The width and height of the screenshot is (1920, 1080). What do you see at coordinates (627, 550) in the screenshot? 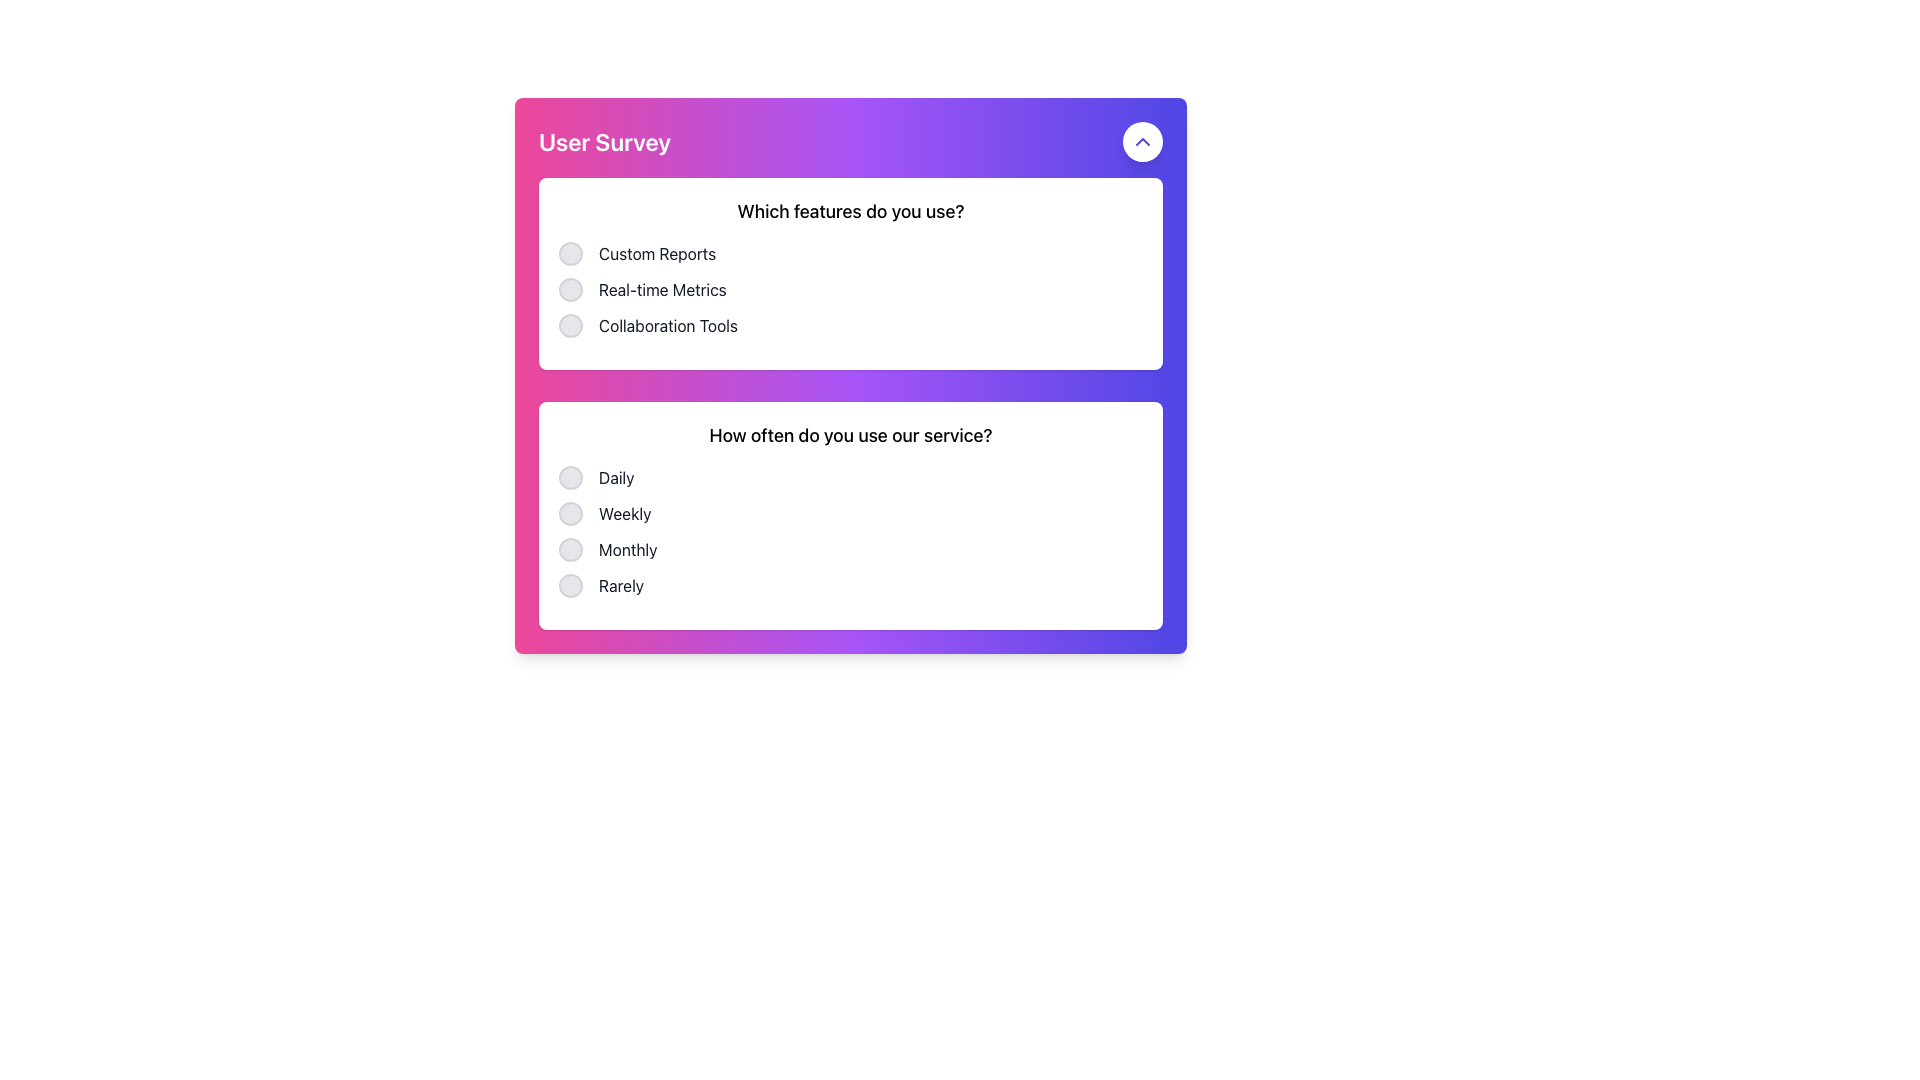
I see `text from the 'Monthly' label, which is styled in dark gray and aligned to the right of a circular radio selection interface in the user survey form` at bounding box center [627, 550].